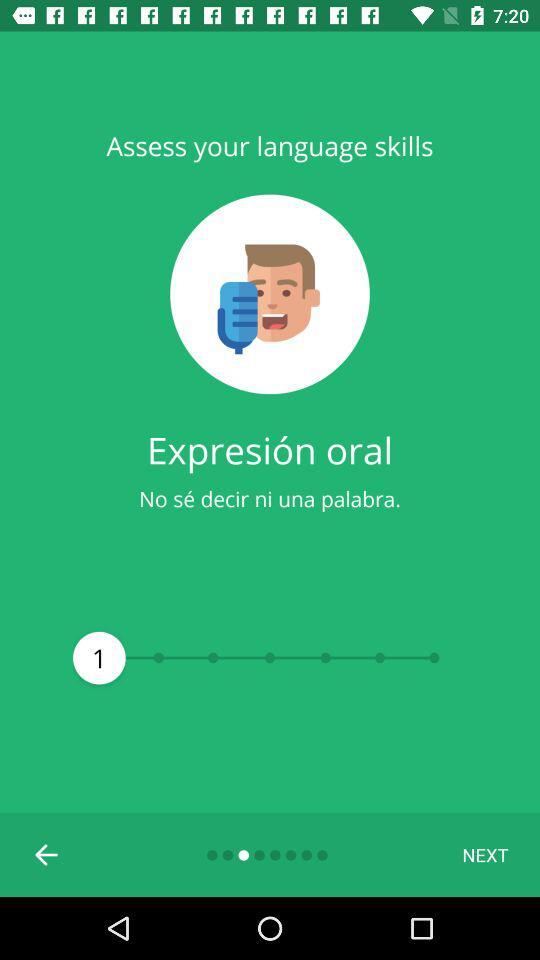 The image size is (540, 960). Describe the element at coordinates (484, 853) in the screenshot. I see `next icon` at that location.